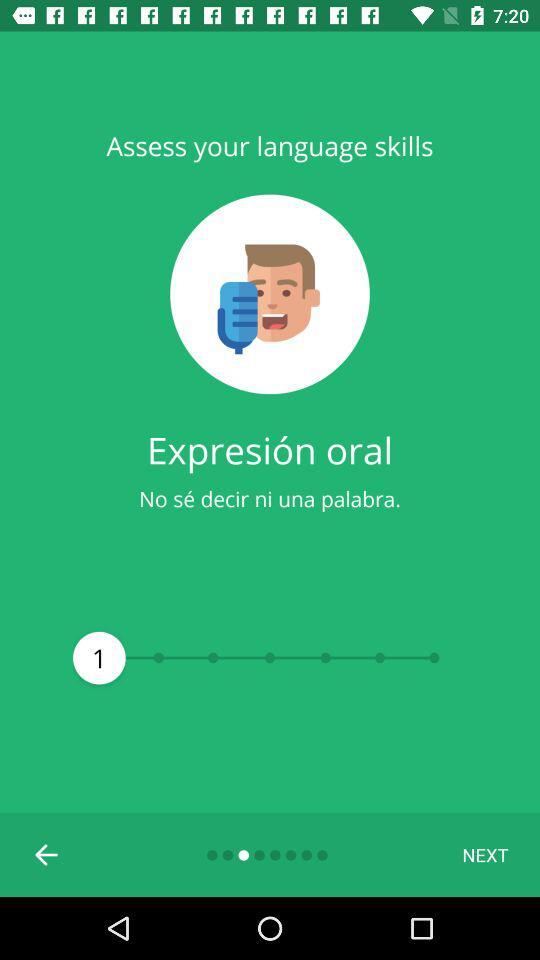 The image size is (540, 960). Describe the element at coordinates (484, 853) in the screenshot. I see `next icon` at that location.